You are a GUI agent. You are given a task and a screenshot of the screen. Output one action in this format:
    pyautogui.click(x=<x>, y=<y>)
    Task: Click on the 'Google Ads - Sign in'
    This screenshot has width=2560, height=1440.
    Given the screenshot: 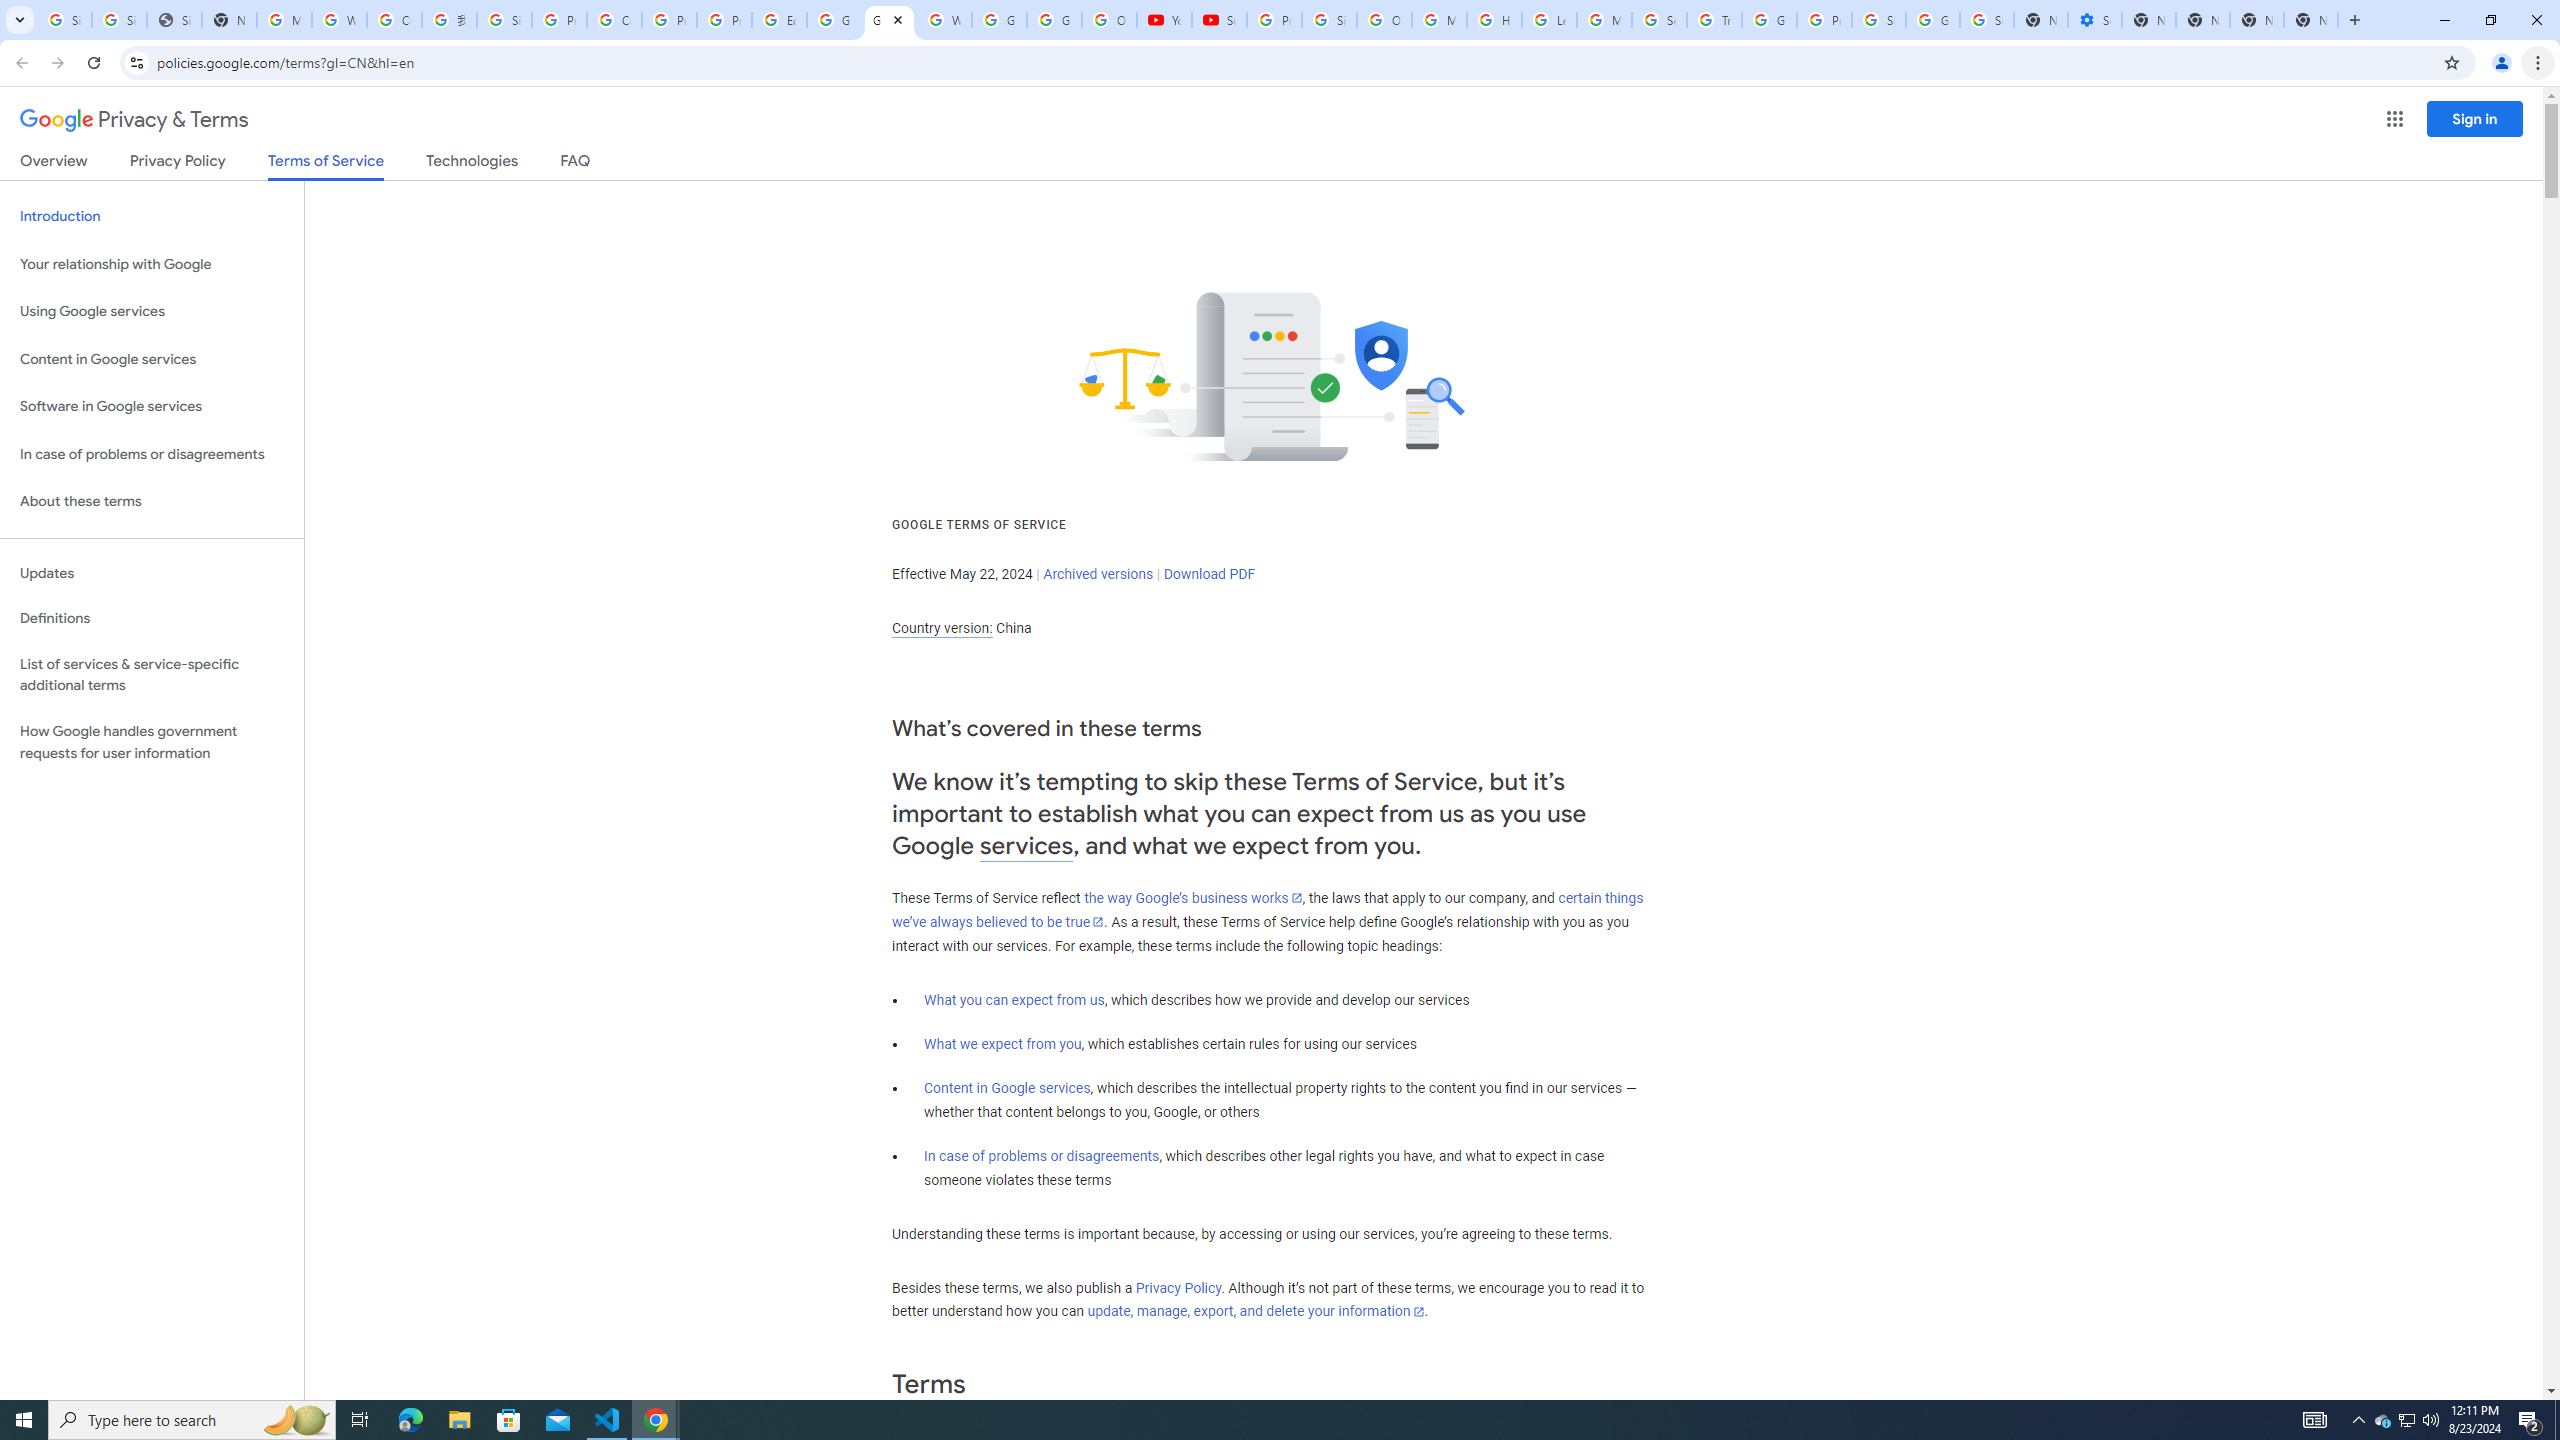 What is the action you would take?
    pyautogui.click(x=1768, y=19)
    